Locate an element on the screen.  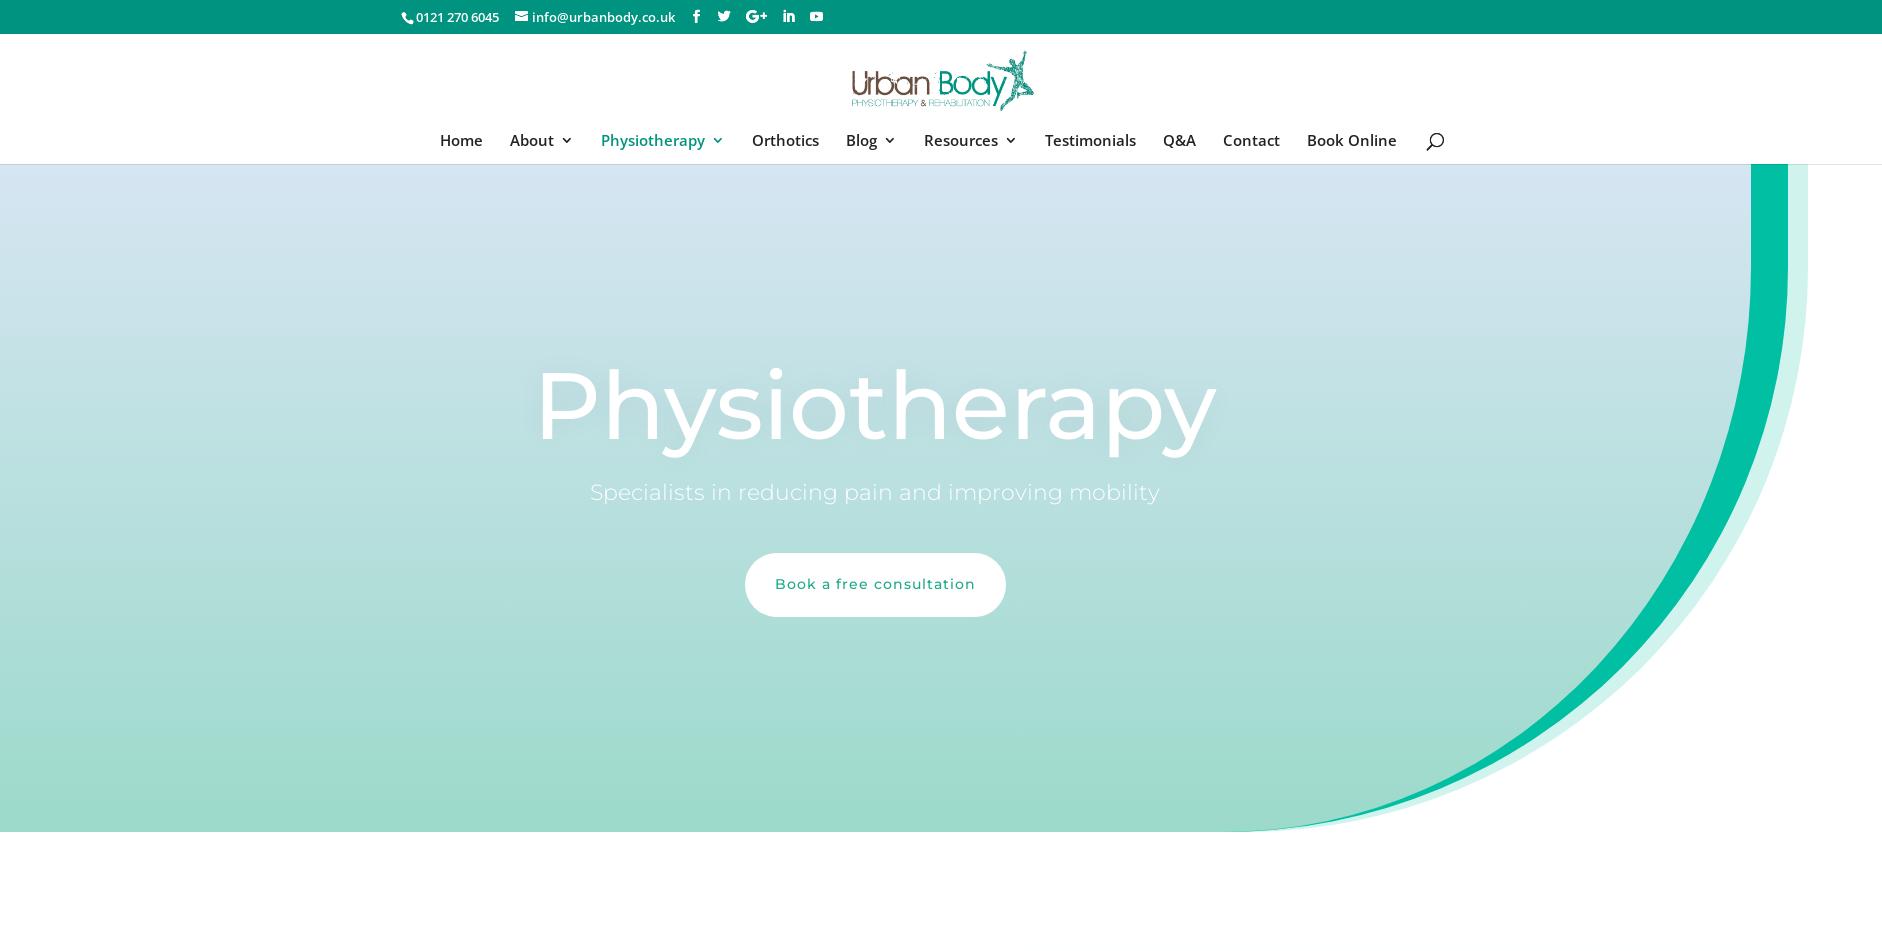
'Resources' is located at coordinates (924, 139).